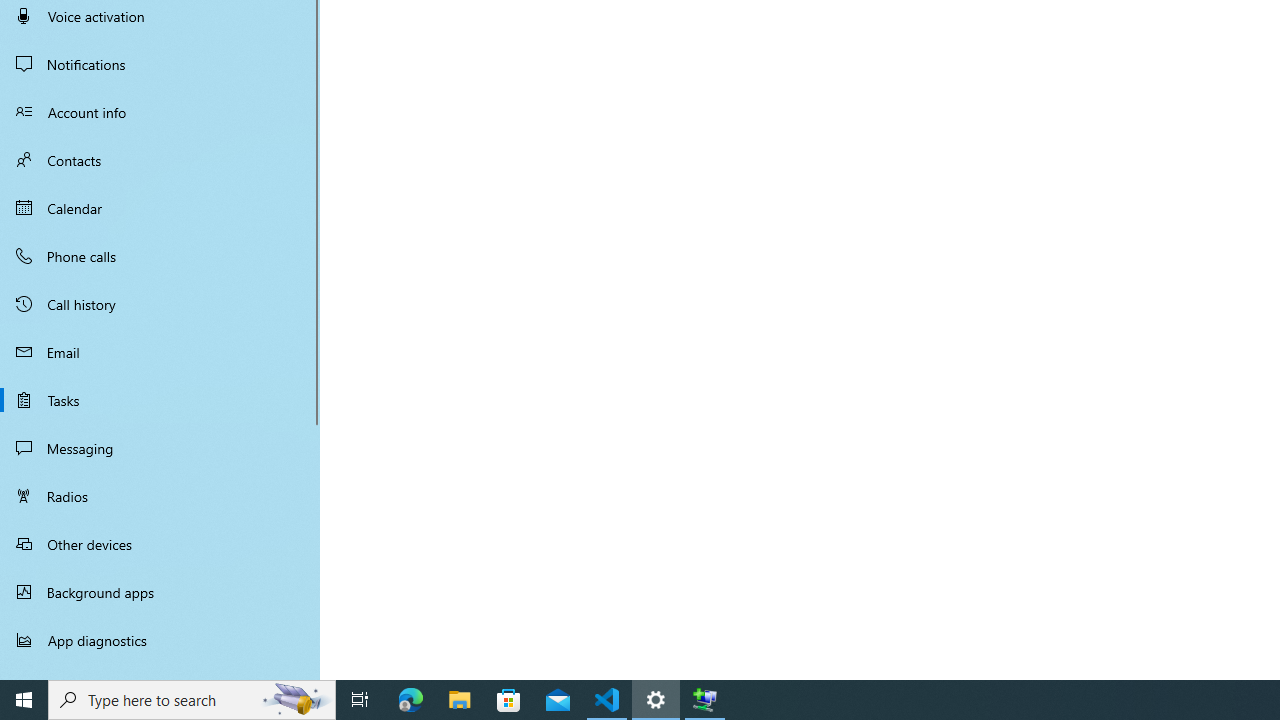 The image size is (1280, 720). I want to click on 'Calendar', so click(160, 208).